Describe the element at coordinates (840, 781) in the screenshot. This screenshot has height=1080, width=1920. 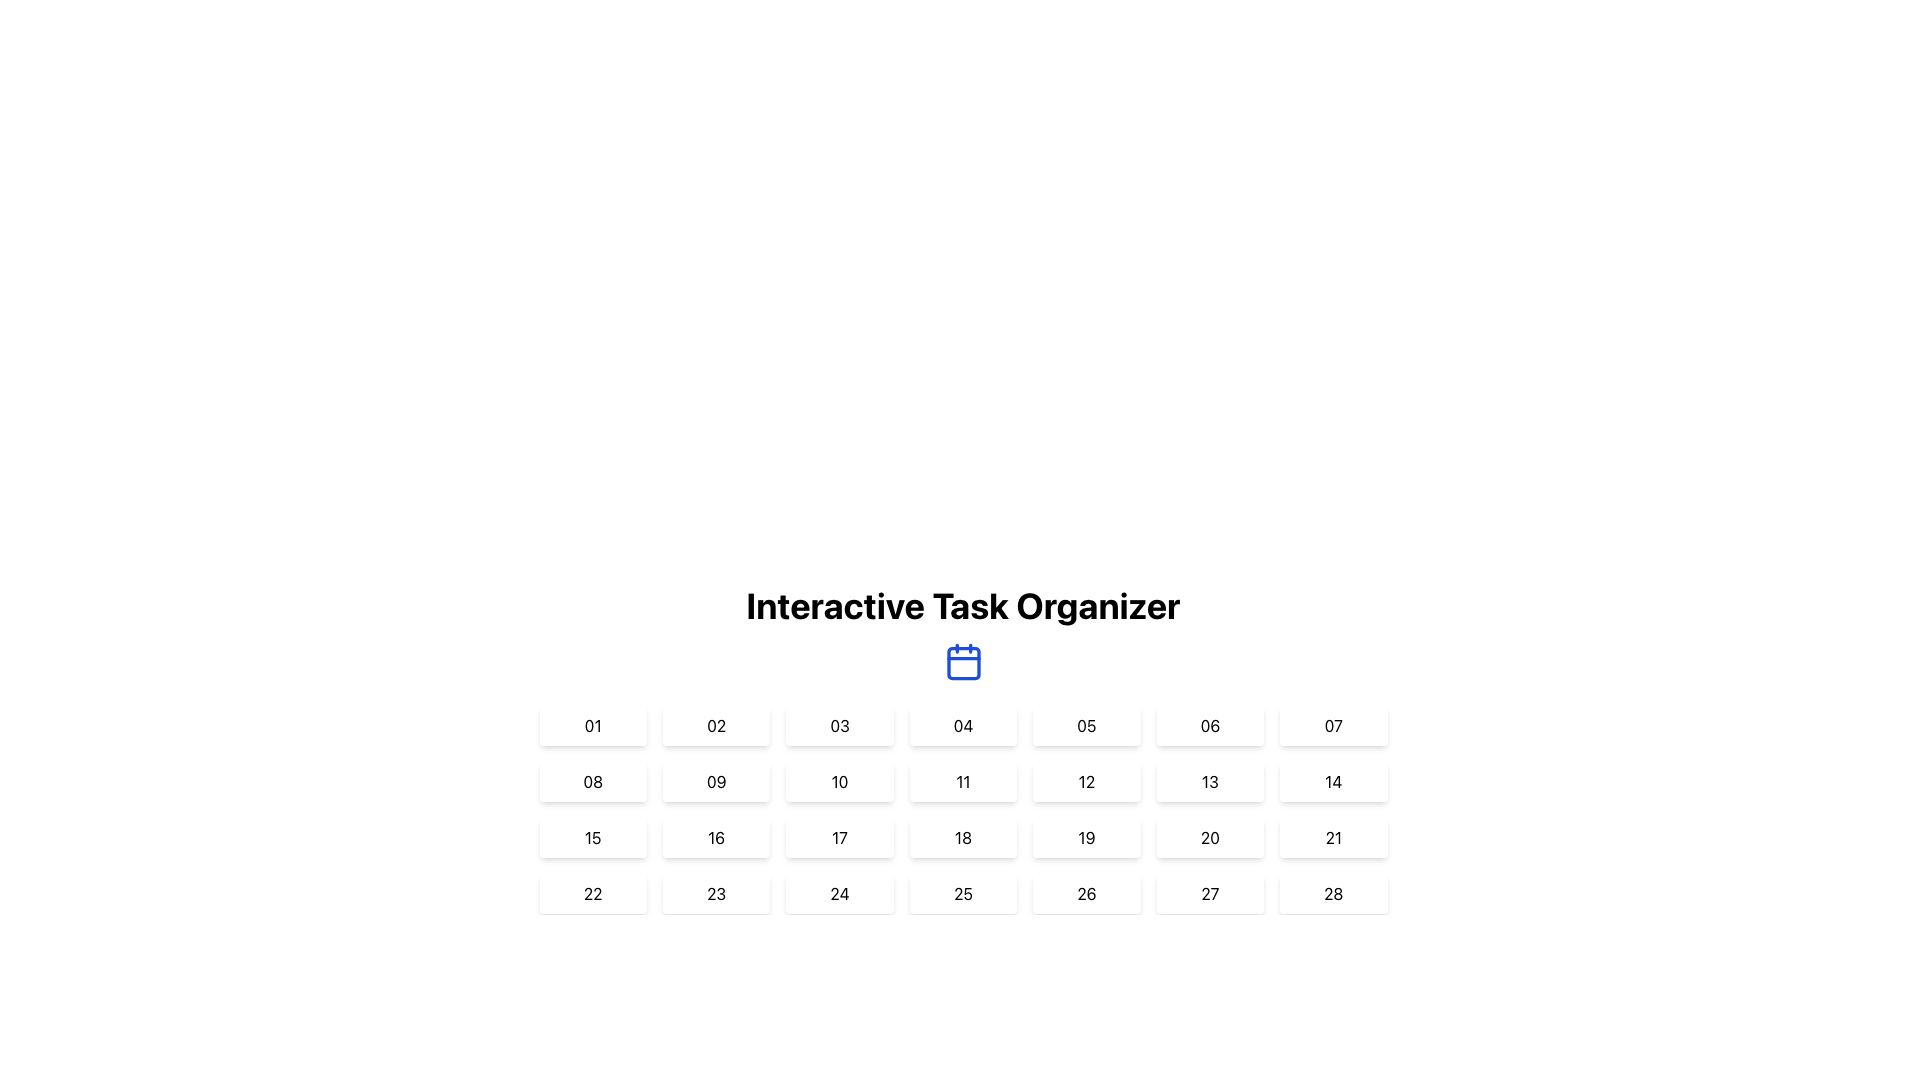
I see `the button displaying the number '10' with a light gray background to trigger the visual hover effect` at that location.